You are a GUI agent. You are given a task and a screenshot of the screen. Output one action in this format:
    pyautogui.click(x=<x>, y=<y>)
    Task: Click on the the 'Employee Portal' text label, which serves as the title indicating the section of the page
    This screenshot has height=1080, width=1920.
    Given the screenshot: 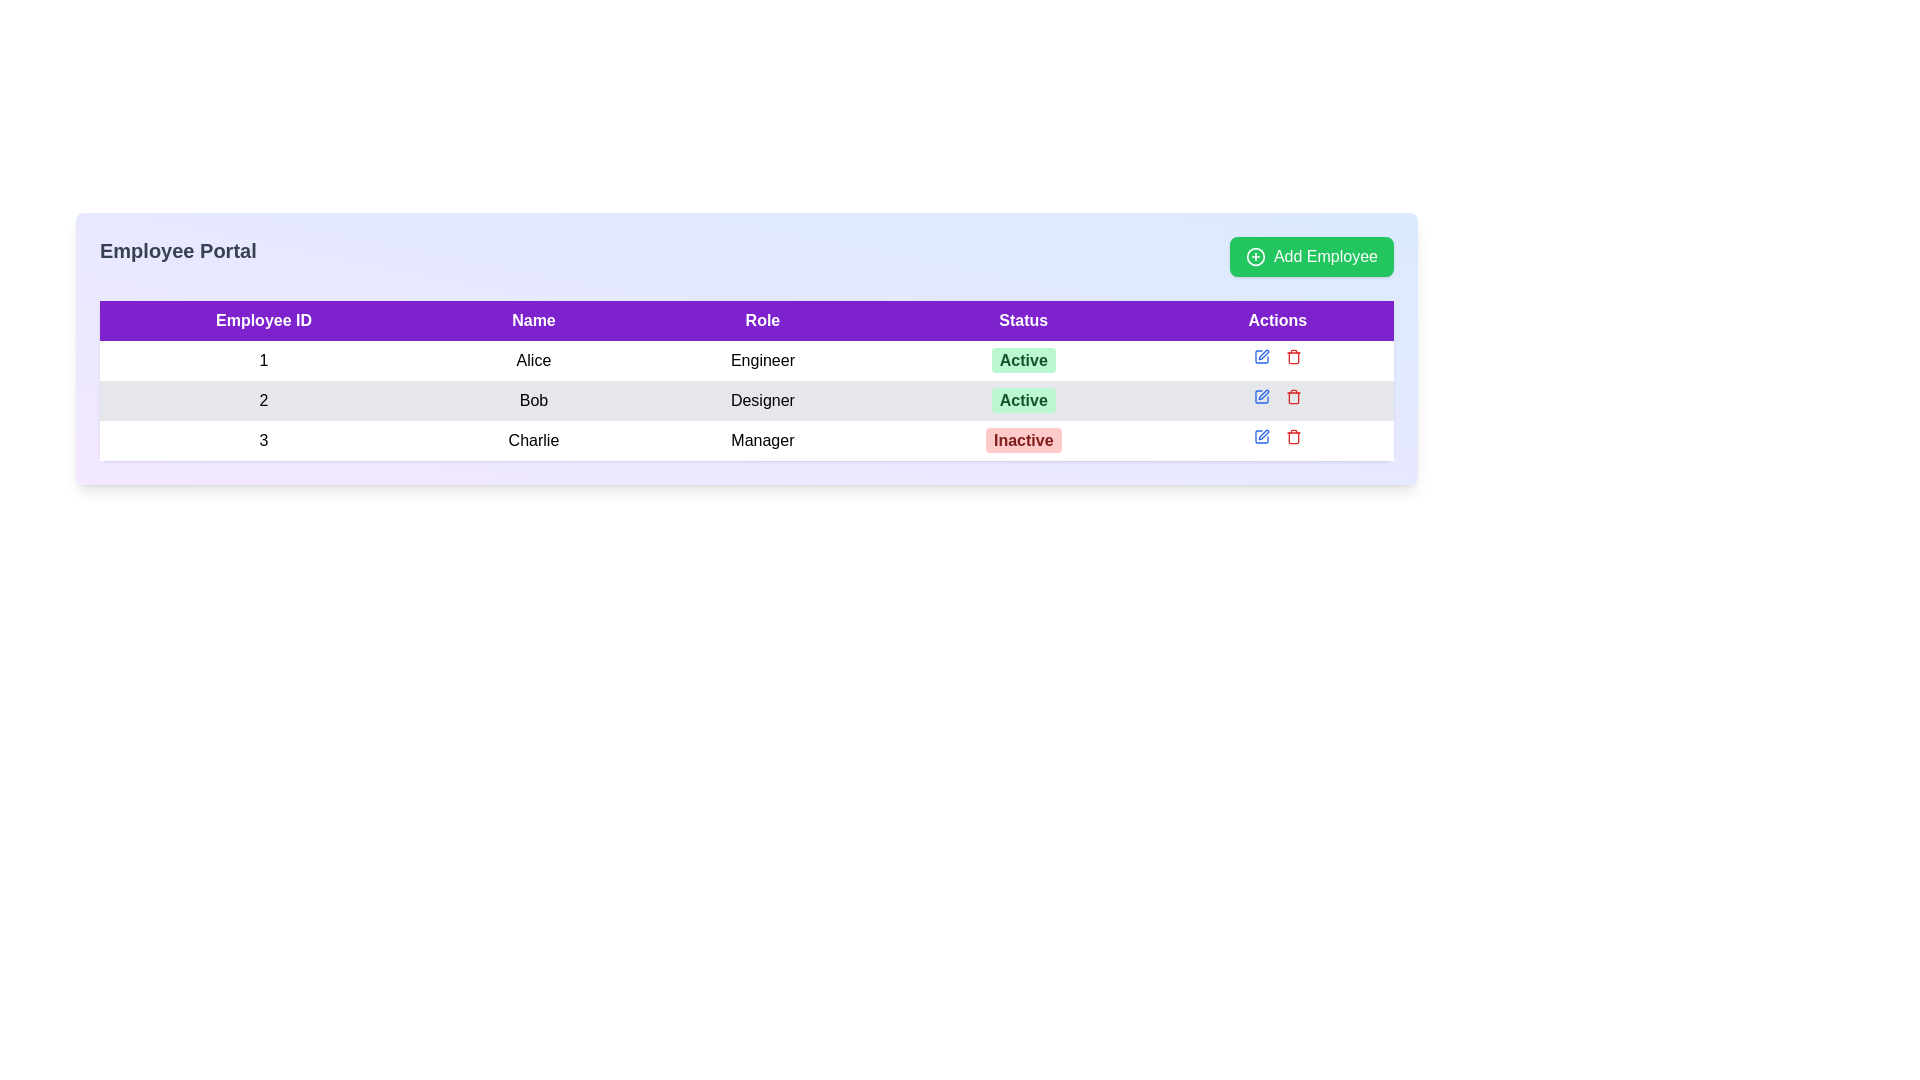 What is the action you would take?
    pyautogui.click(x=178, y=256)
    